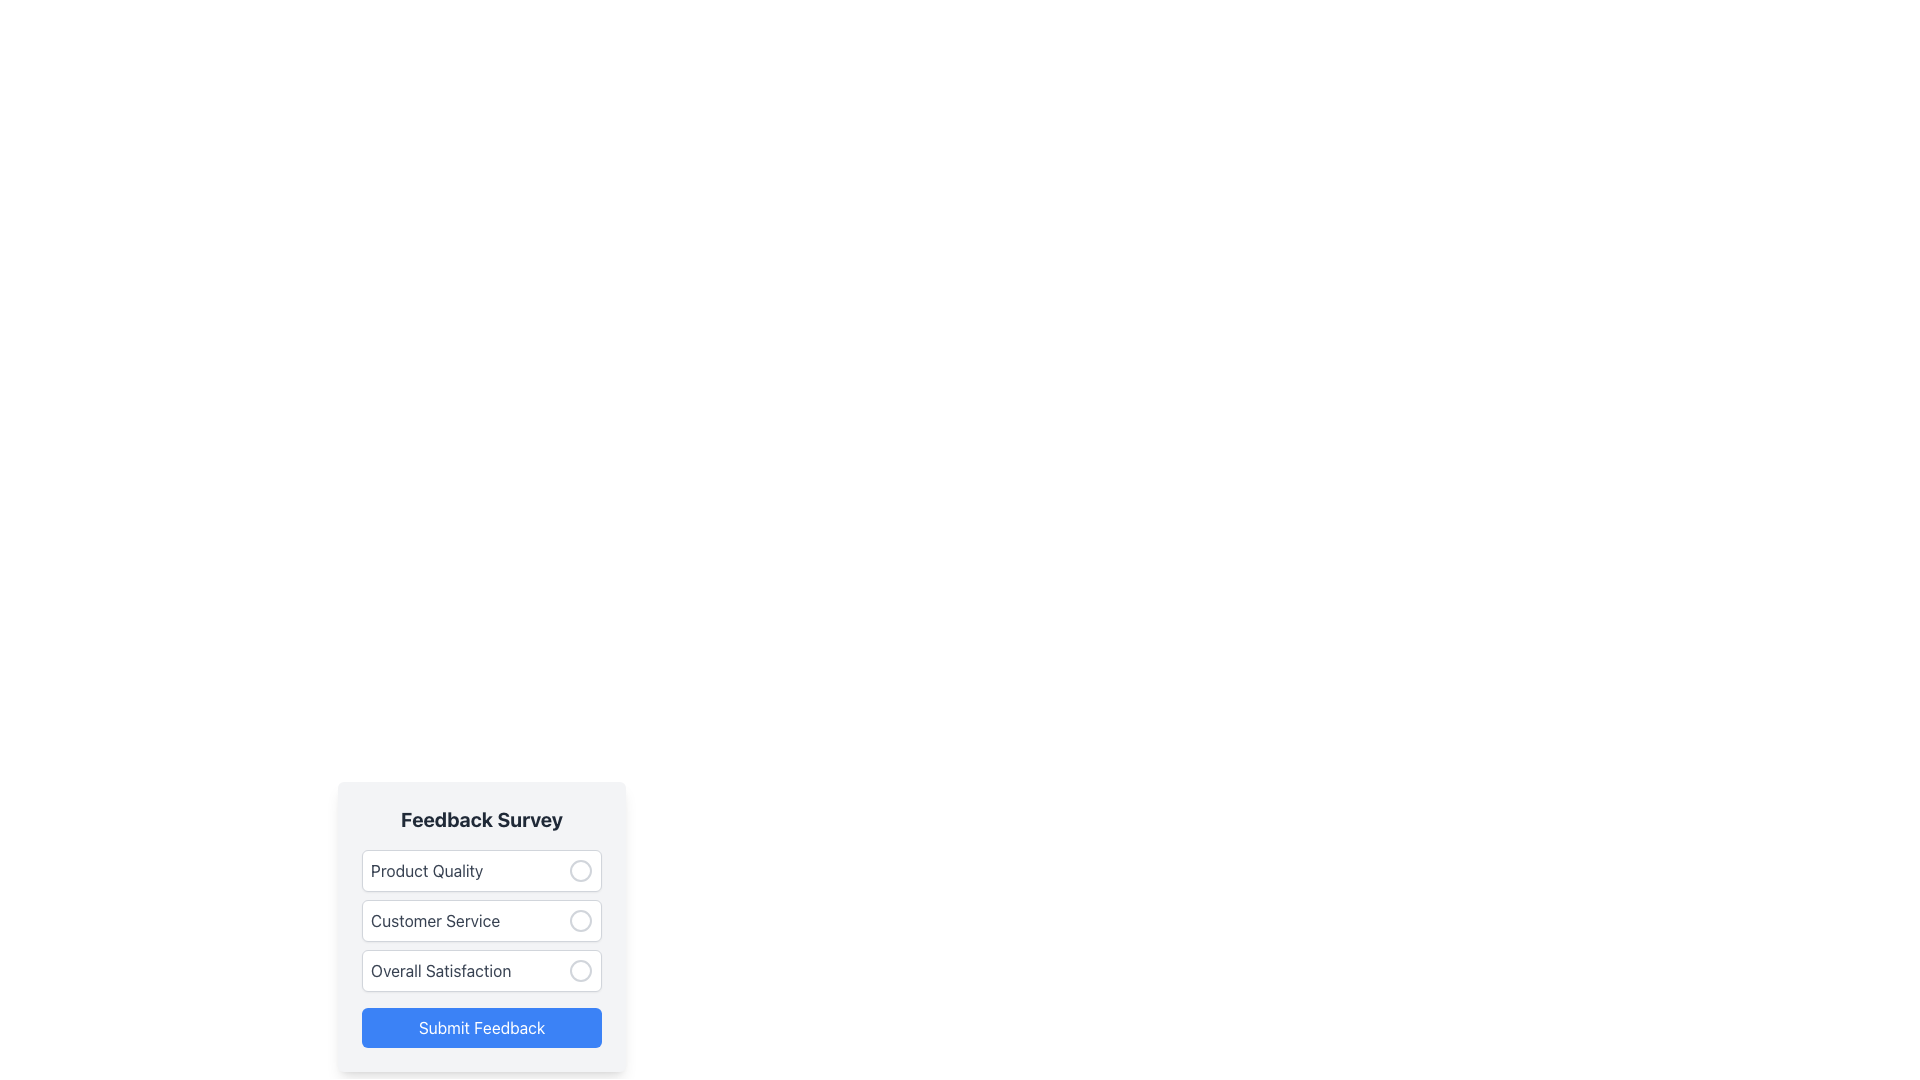 The width and height of the screenshot is (1920, 1080). I want to click on the mouse over the vertical list of selectable options for the survey categories labeled 'Product Quality', 'Customer Service', and 'Overall Satisfaction', so click(481, 921).